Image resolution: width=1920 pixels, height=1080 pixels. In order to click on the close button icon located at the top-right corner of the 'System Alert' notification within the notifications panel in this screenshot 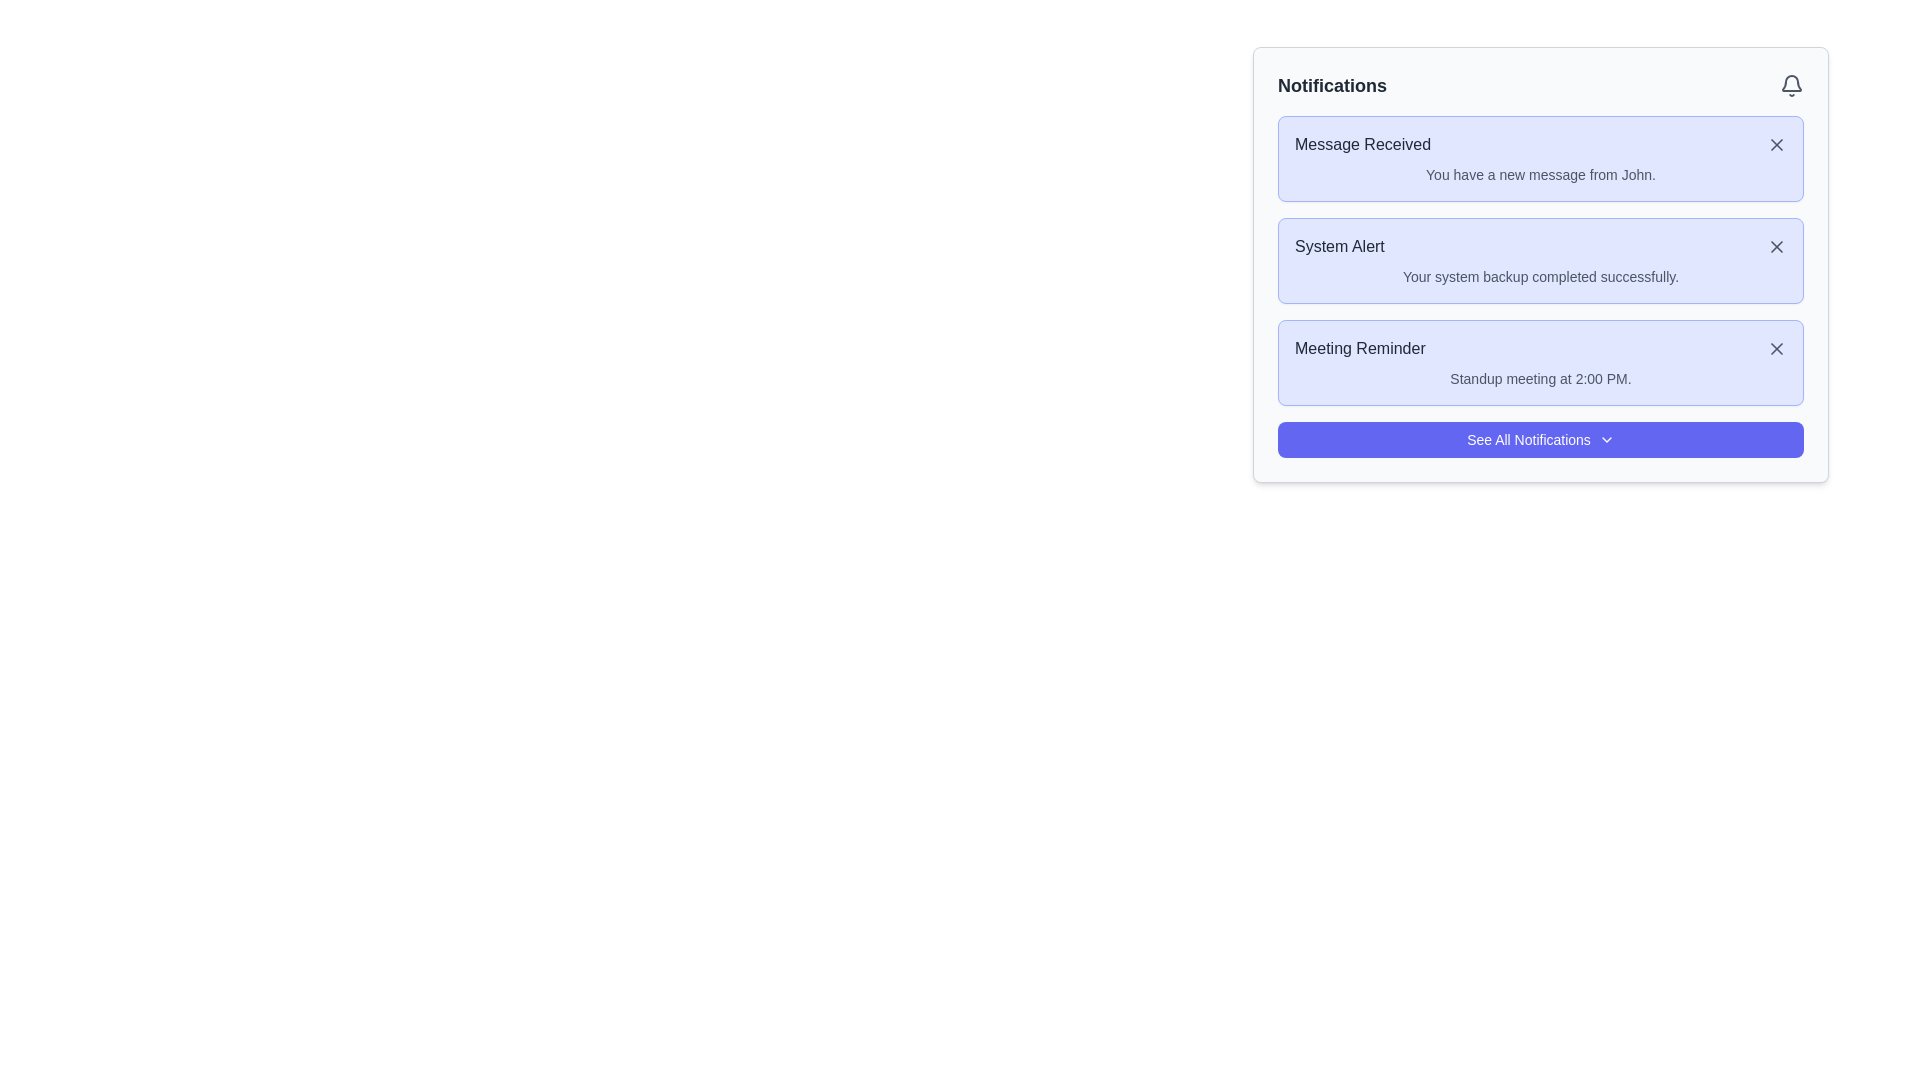, I will do `click(1776, 245)`.